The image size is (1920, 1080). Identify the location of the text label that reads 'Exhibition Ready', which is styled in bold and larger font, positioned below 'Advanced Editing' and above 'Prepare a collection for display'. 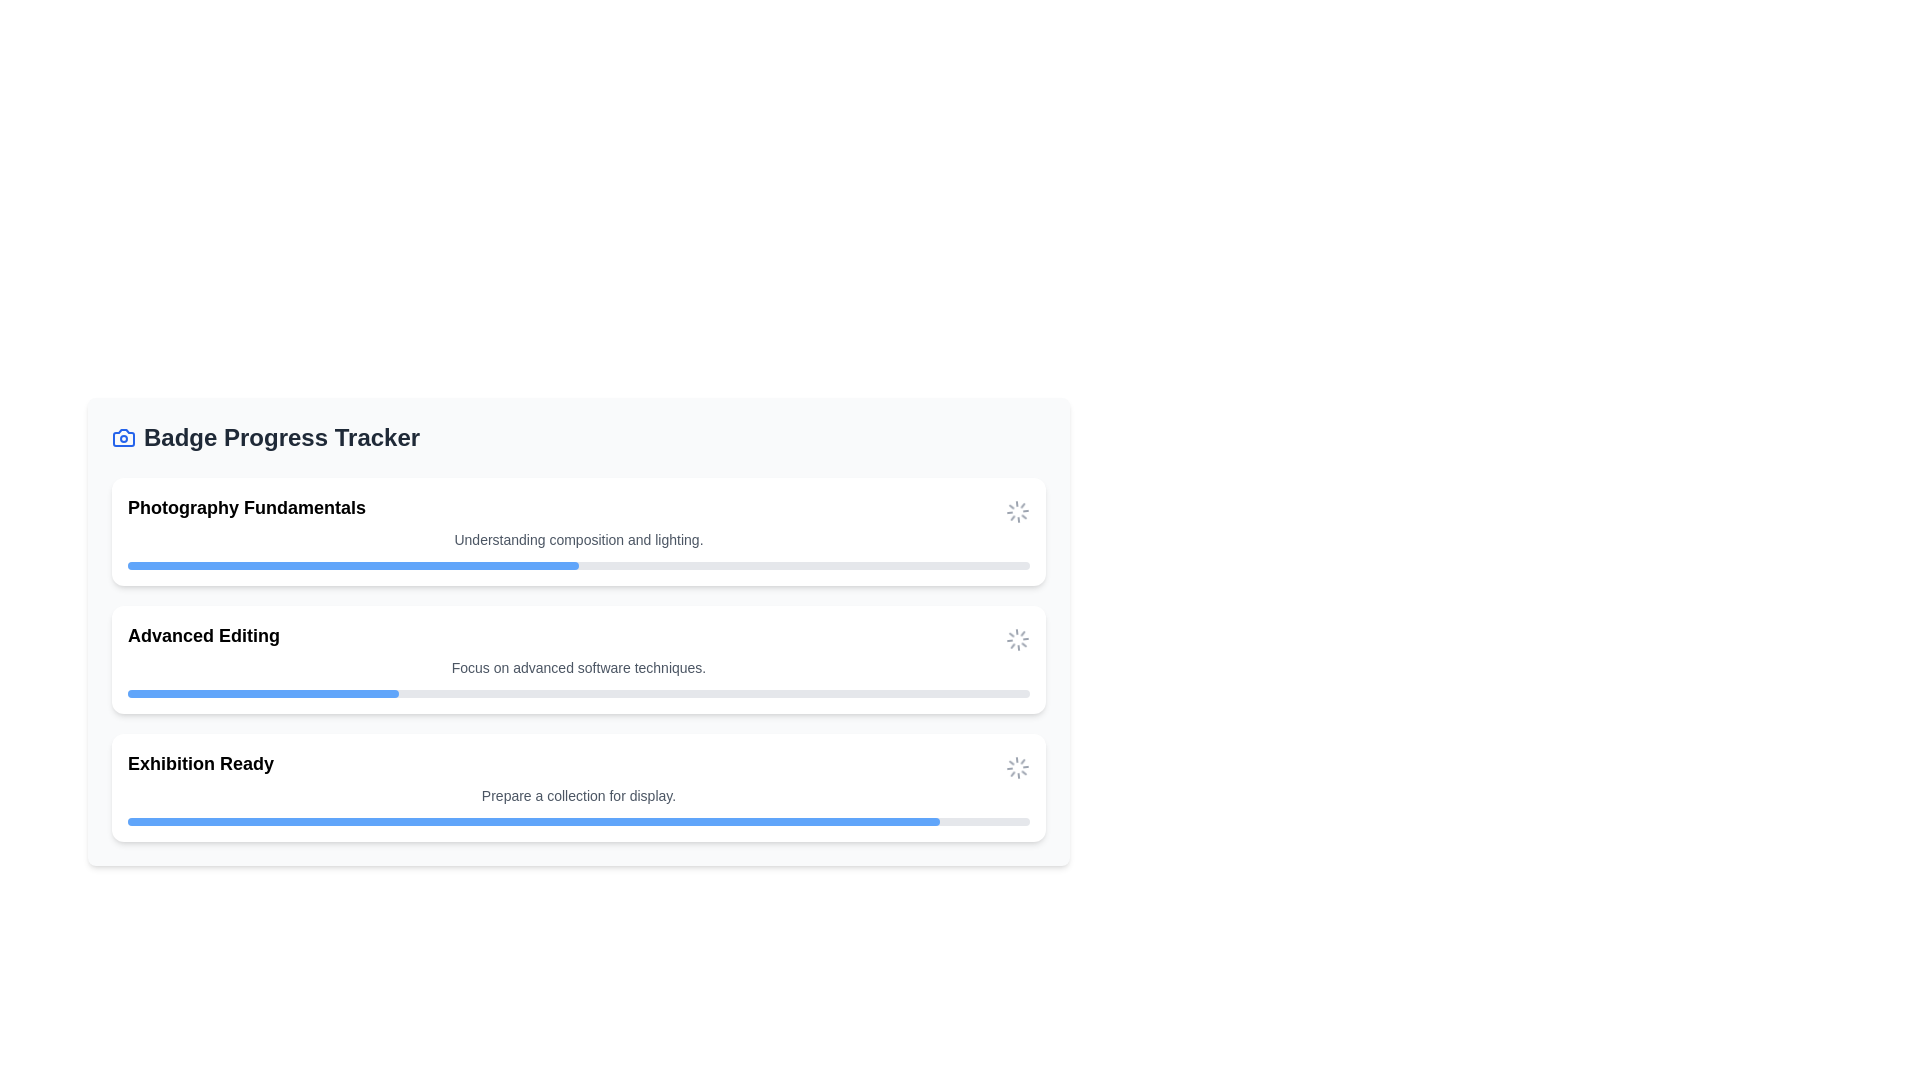
(201, 763).